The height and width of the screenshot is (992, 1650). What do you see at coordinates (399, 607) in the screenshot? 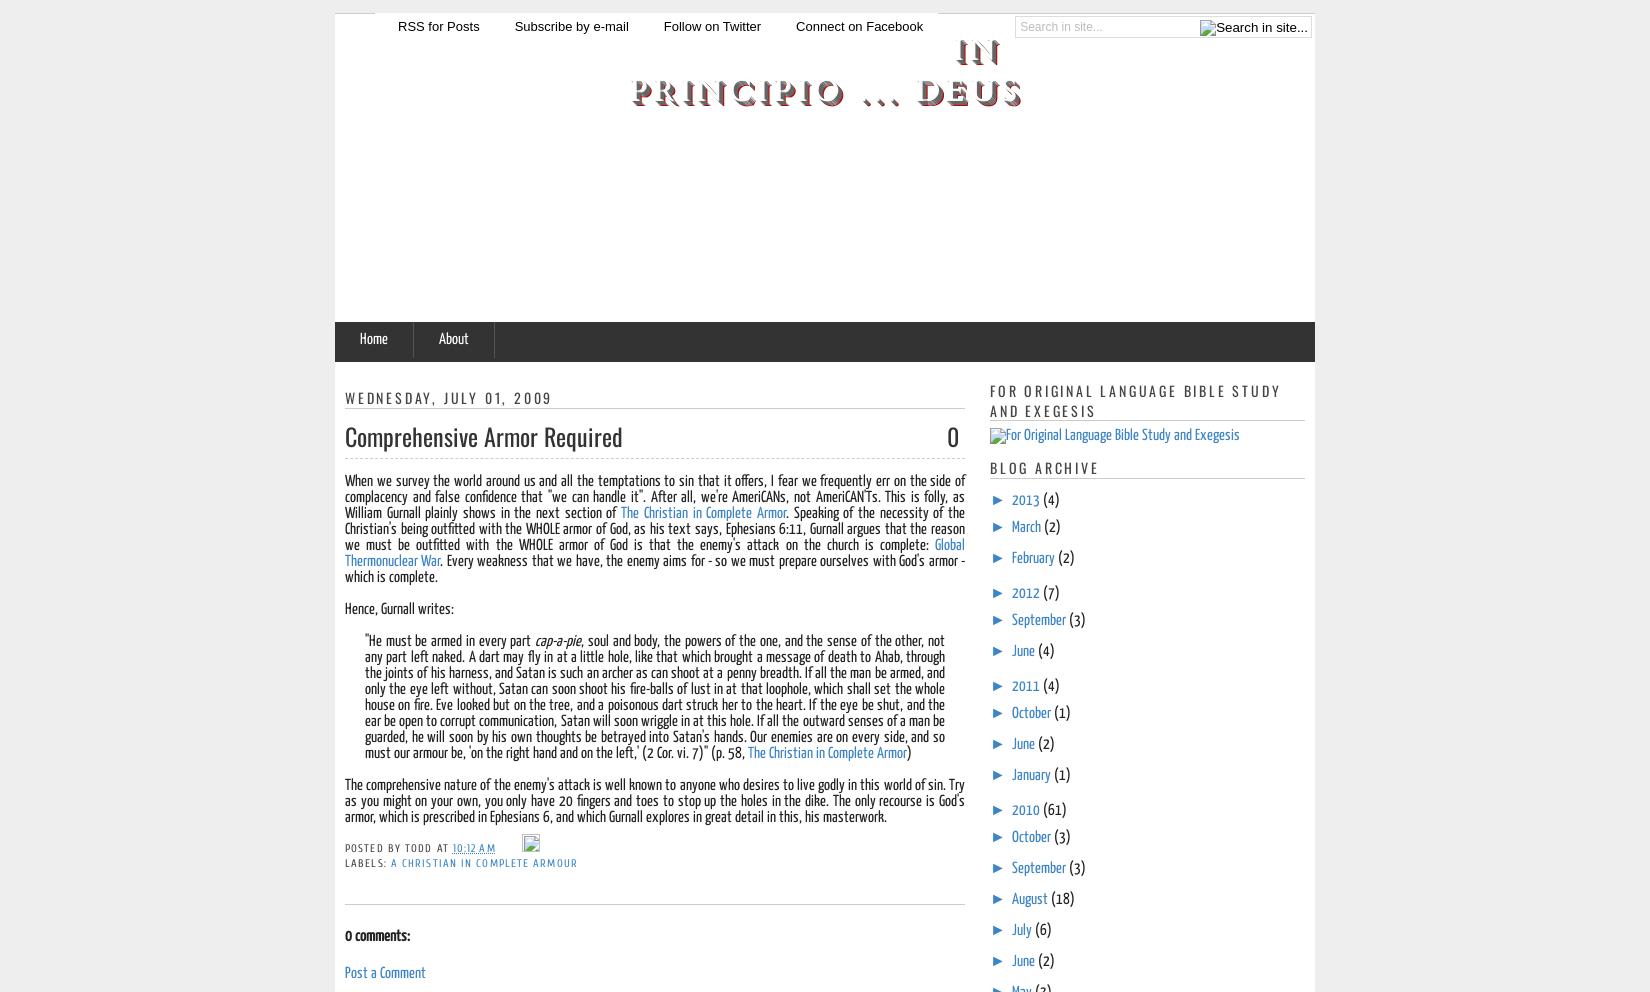
I see `'Hence, Gurnall writes:'` at bounding box center [399, 607].